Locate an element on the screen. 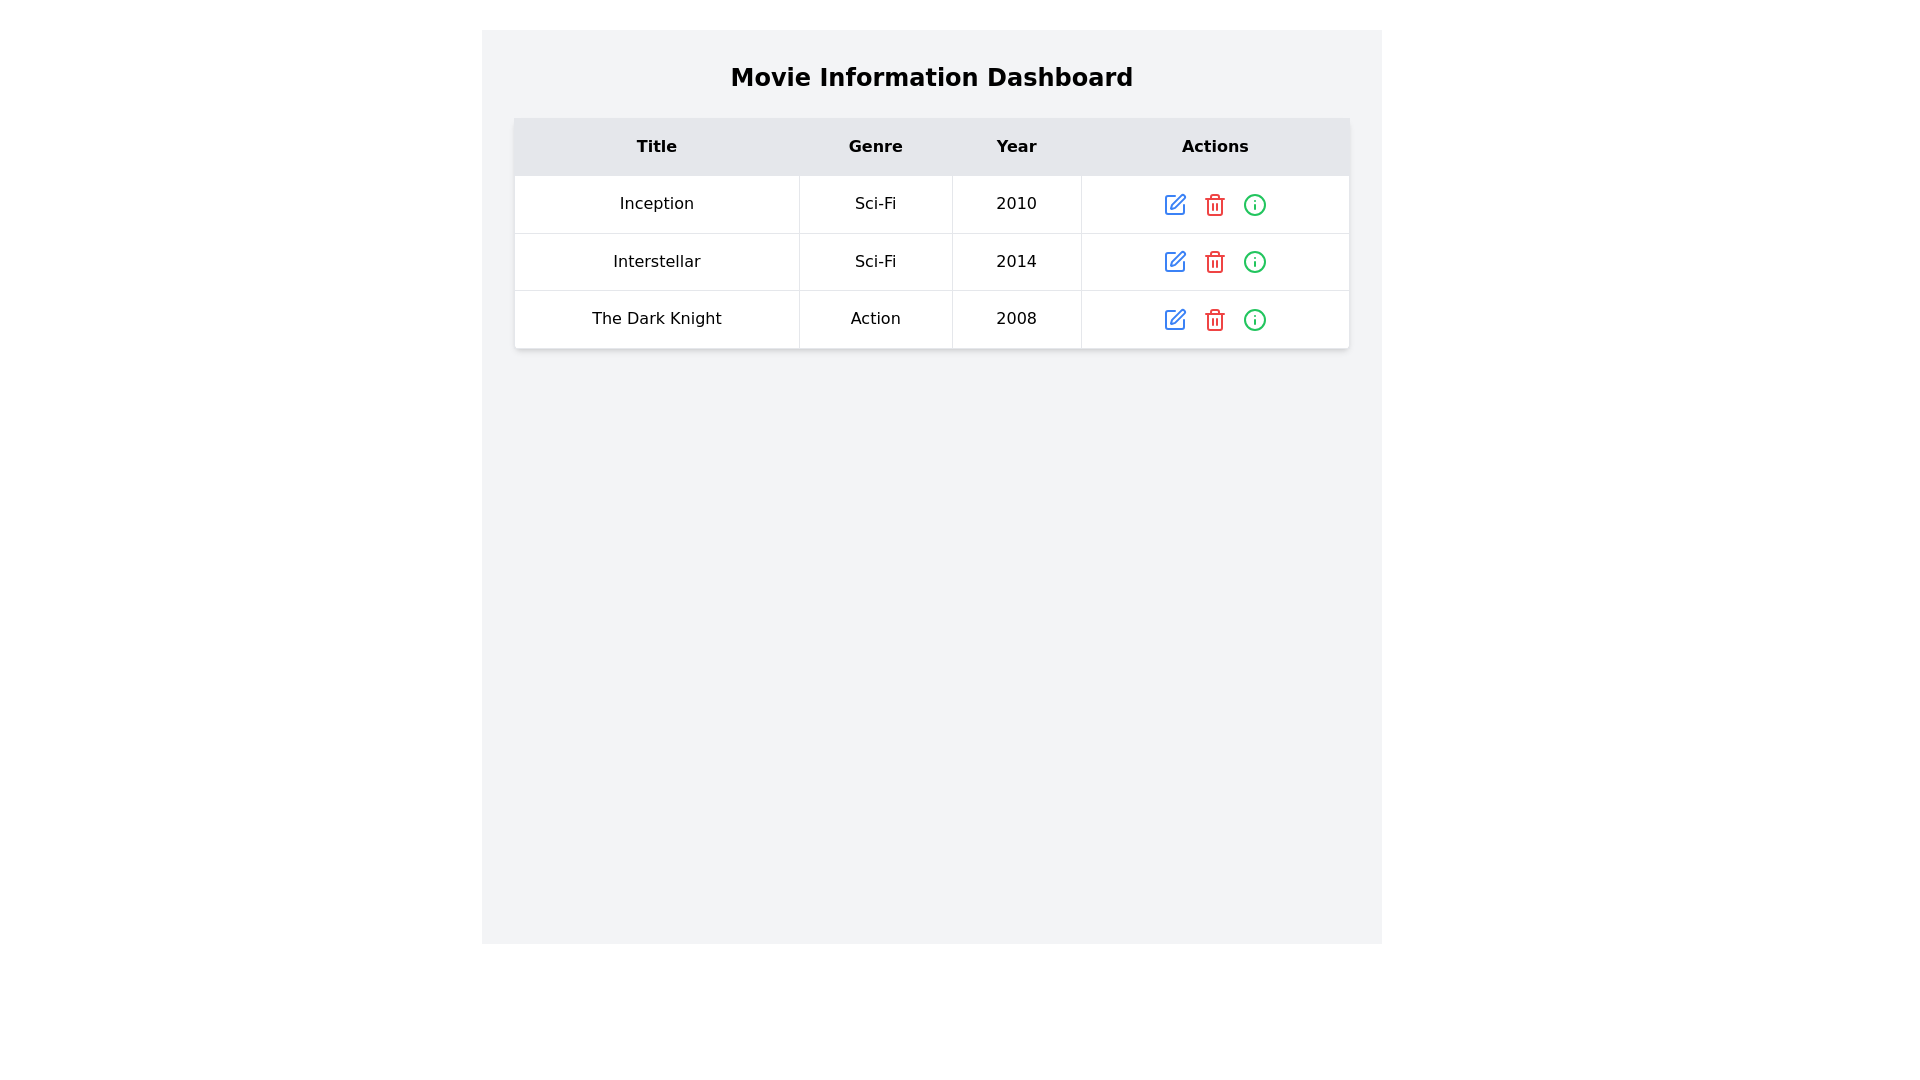  the Table Cell that contains the genre of the movie 'Interstellar', which is located in the second row under the 'Genre' column, positioned between the 'Interstellar' cell and the '2014' cell is located at coordinates (875, 260).